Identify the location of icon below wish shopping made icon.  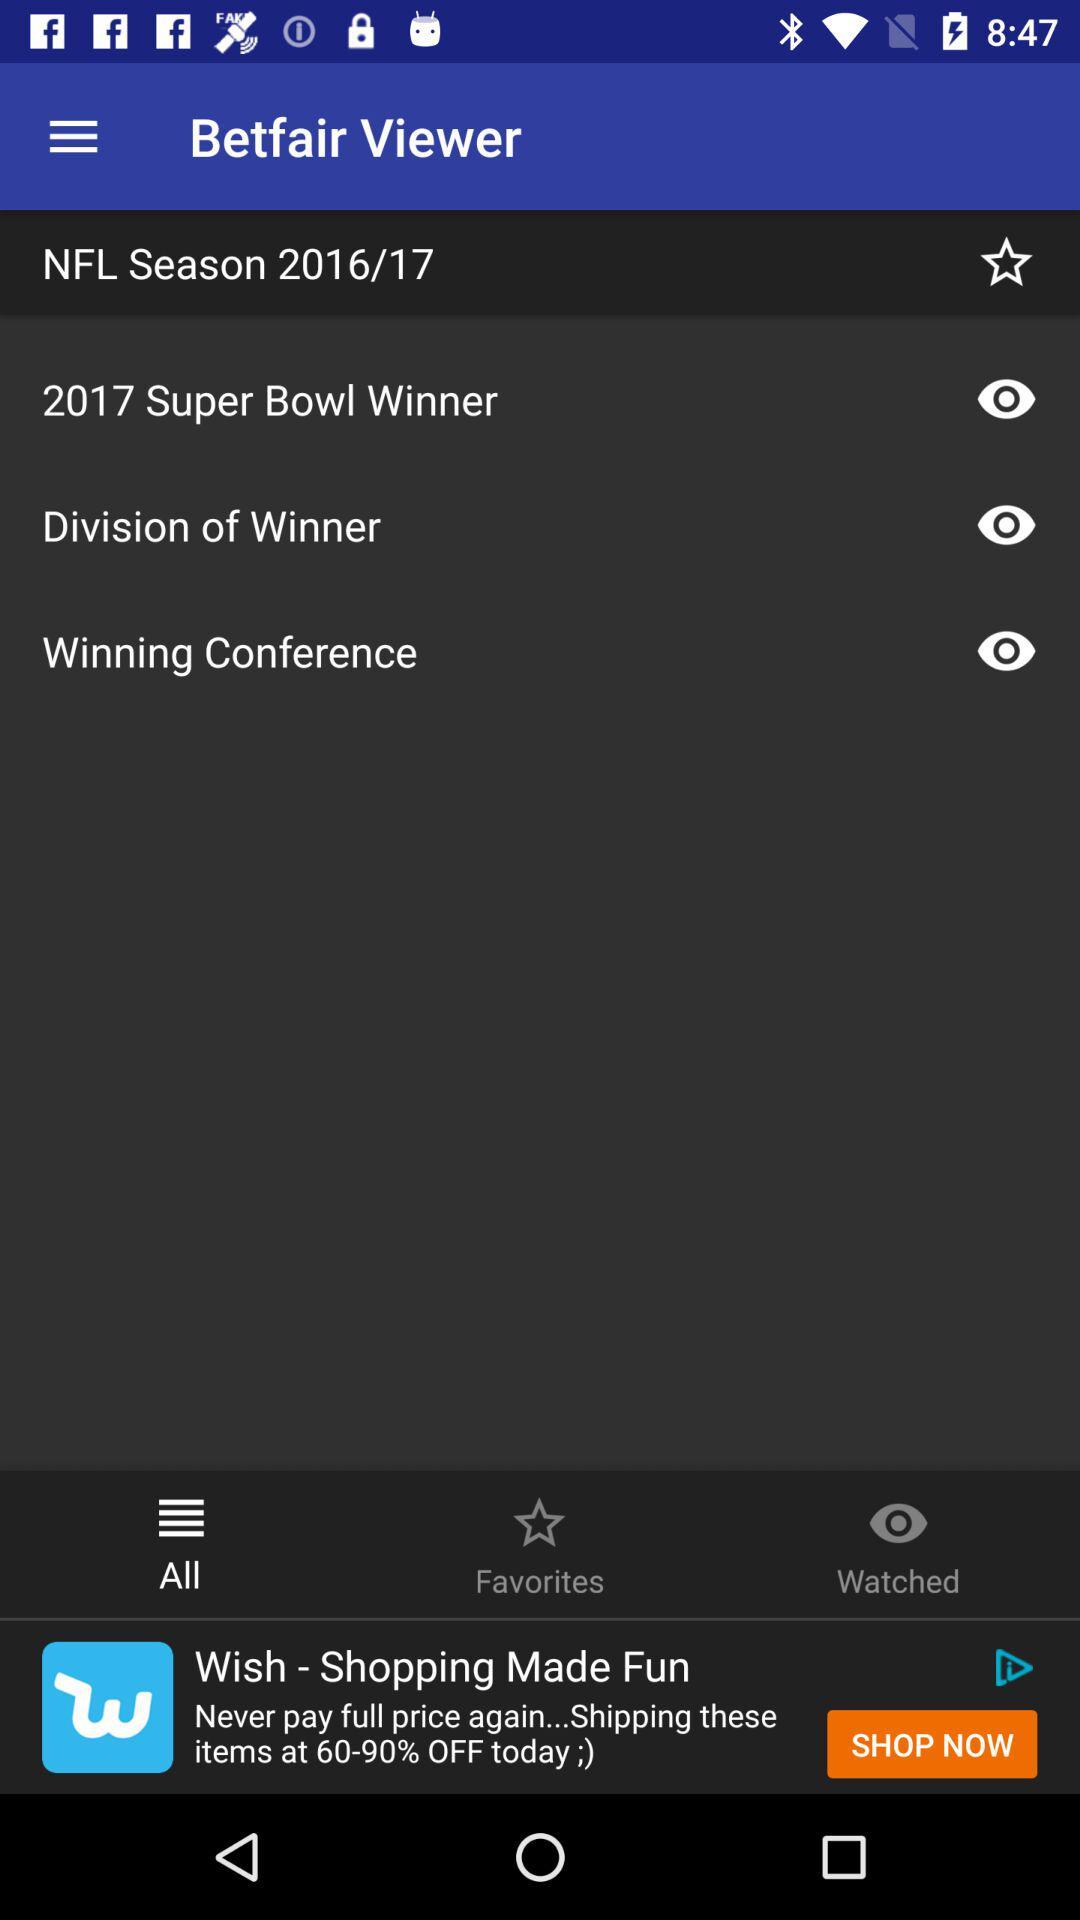
(932, 1743).